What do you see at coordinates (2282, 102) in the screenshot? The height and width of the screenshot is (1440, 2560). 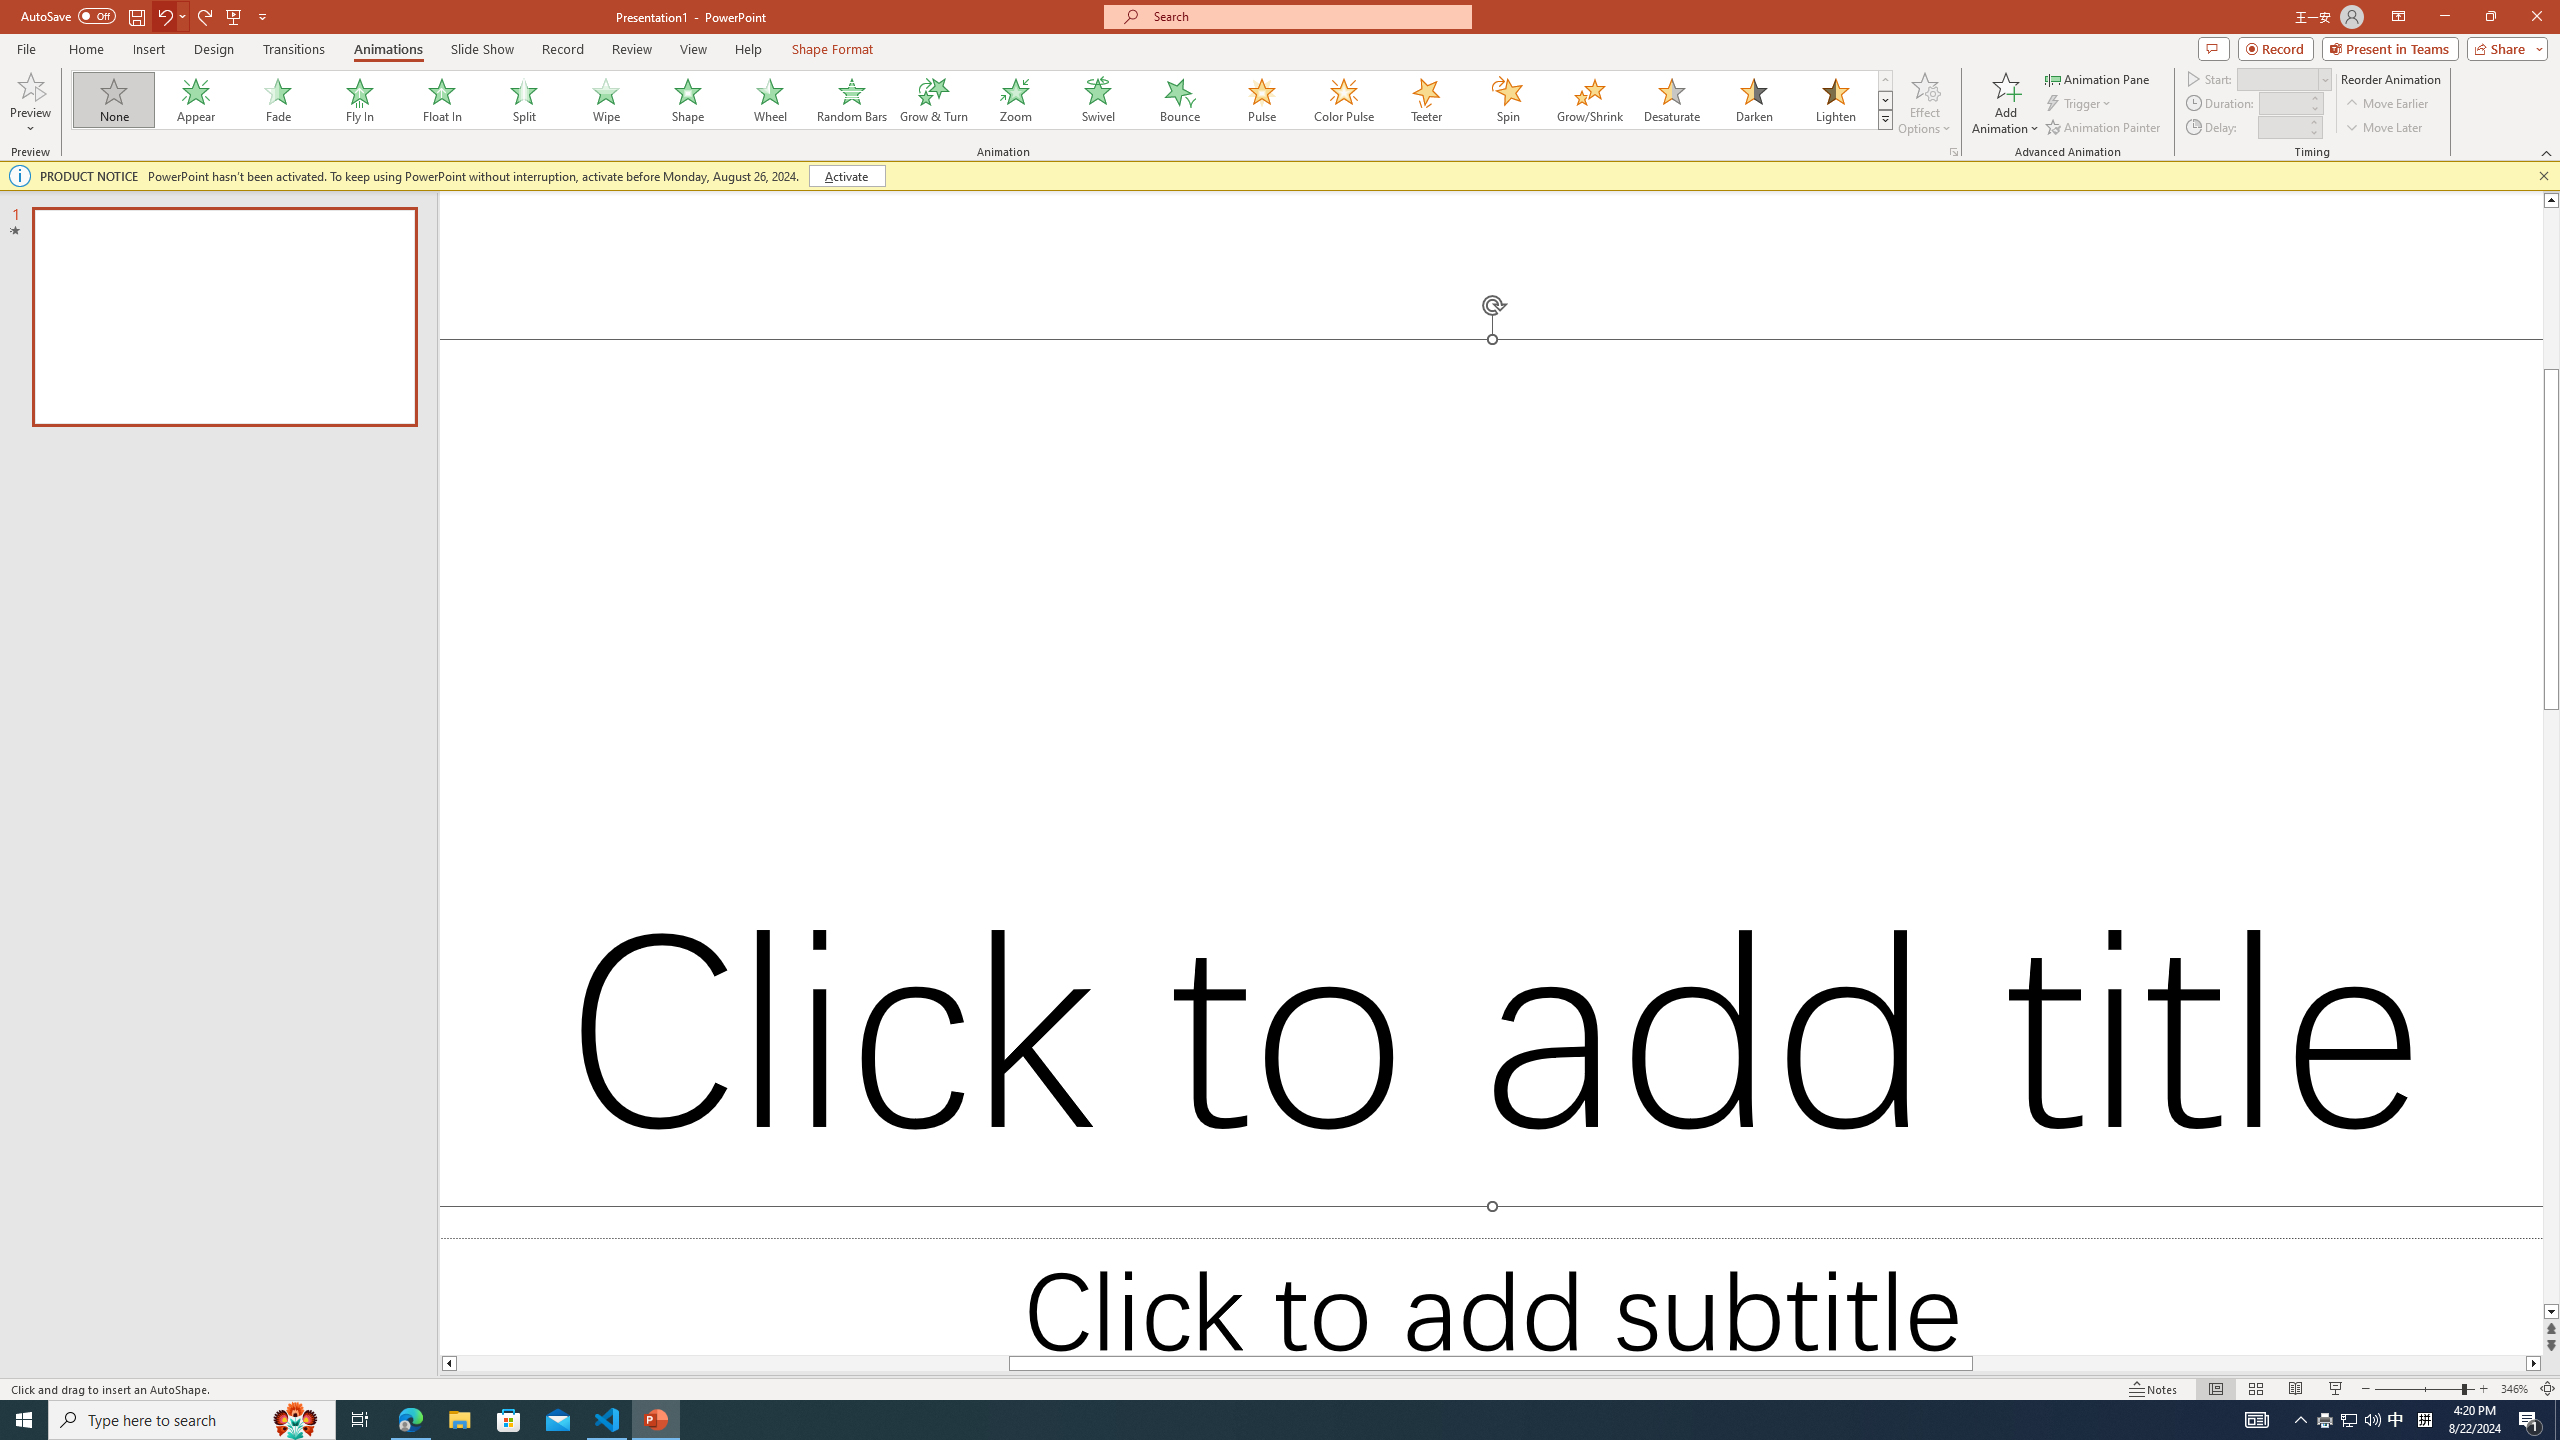 I see `'Animation Duration'` at bounding box center [2282, 102].